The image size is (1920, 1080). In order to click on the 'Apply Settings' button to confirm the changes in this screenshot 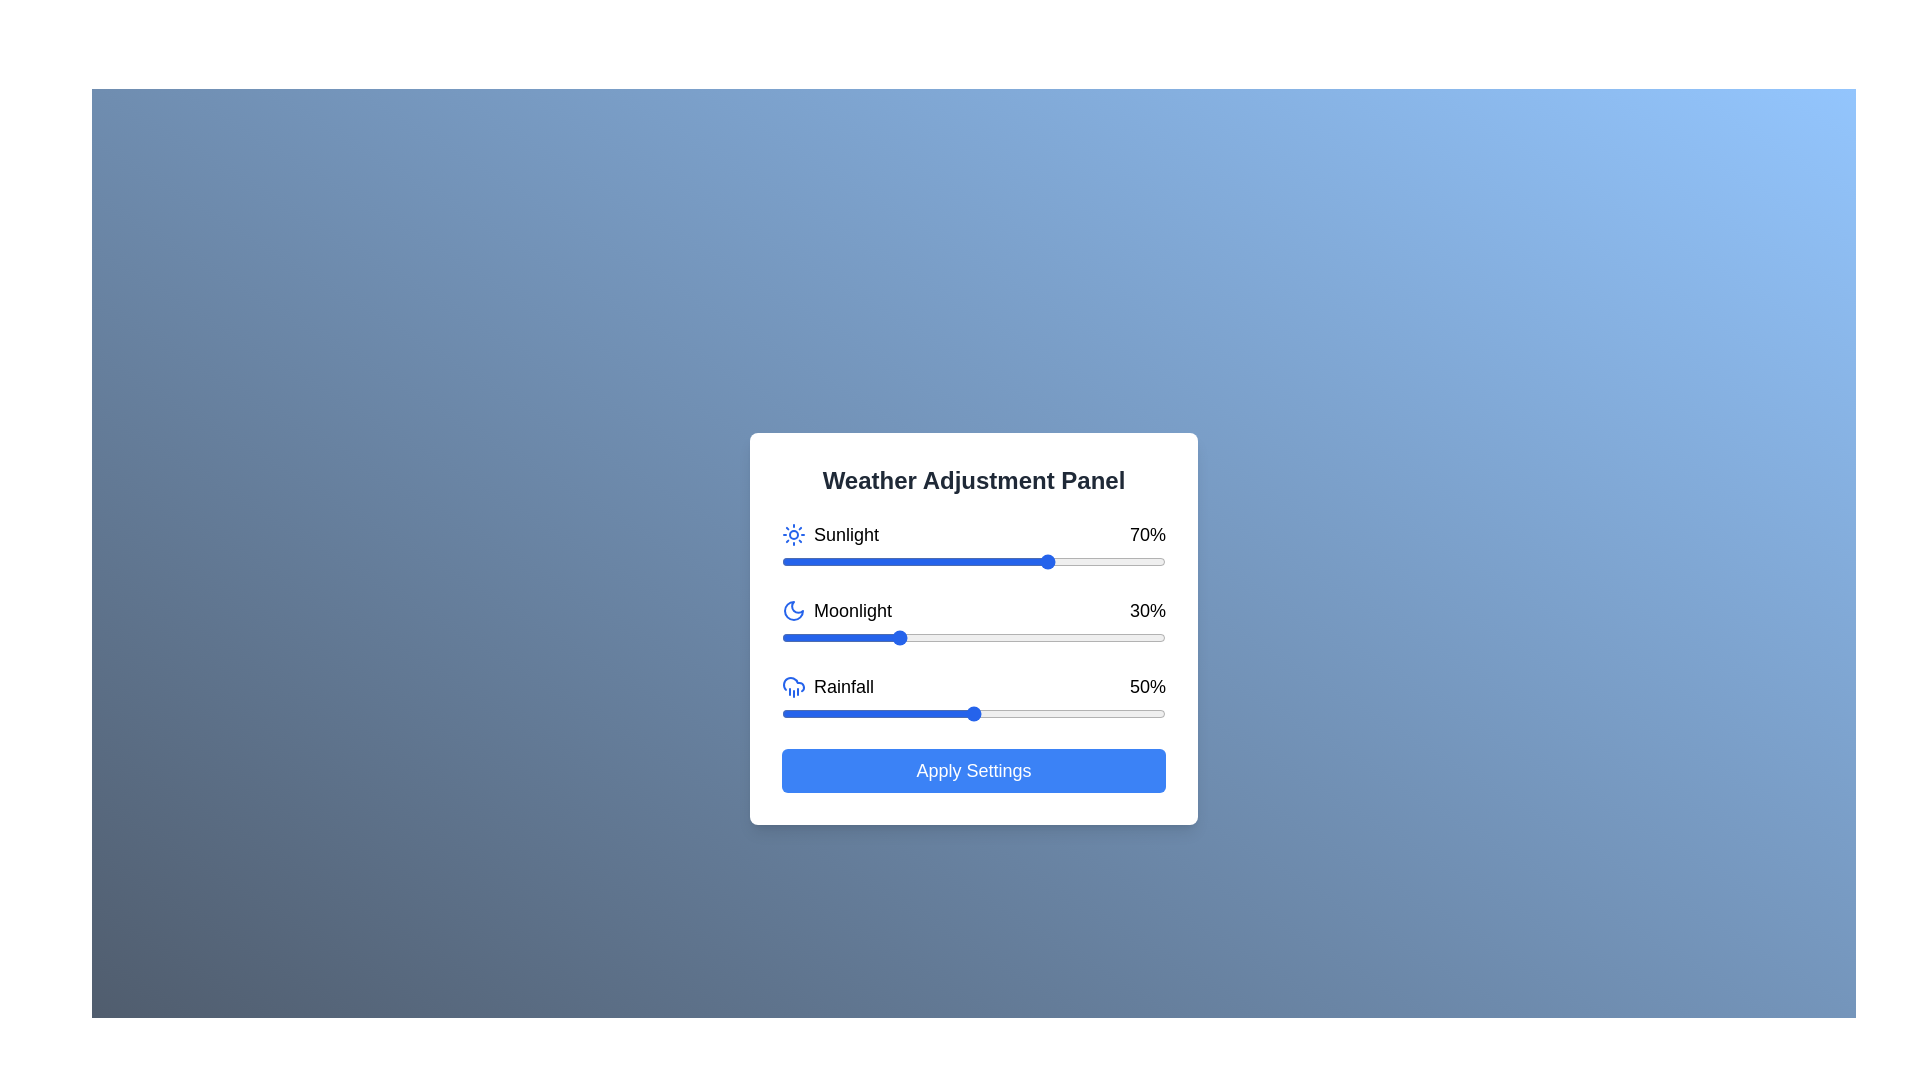, I will do `click(974, 770)`.